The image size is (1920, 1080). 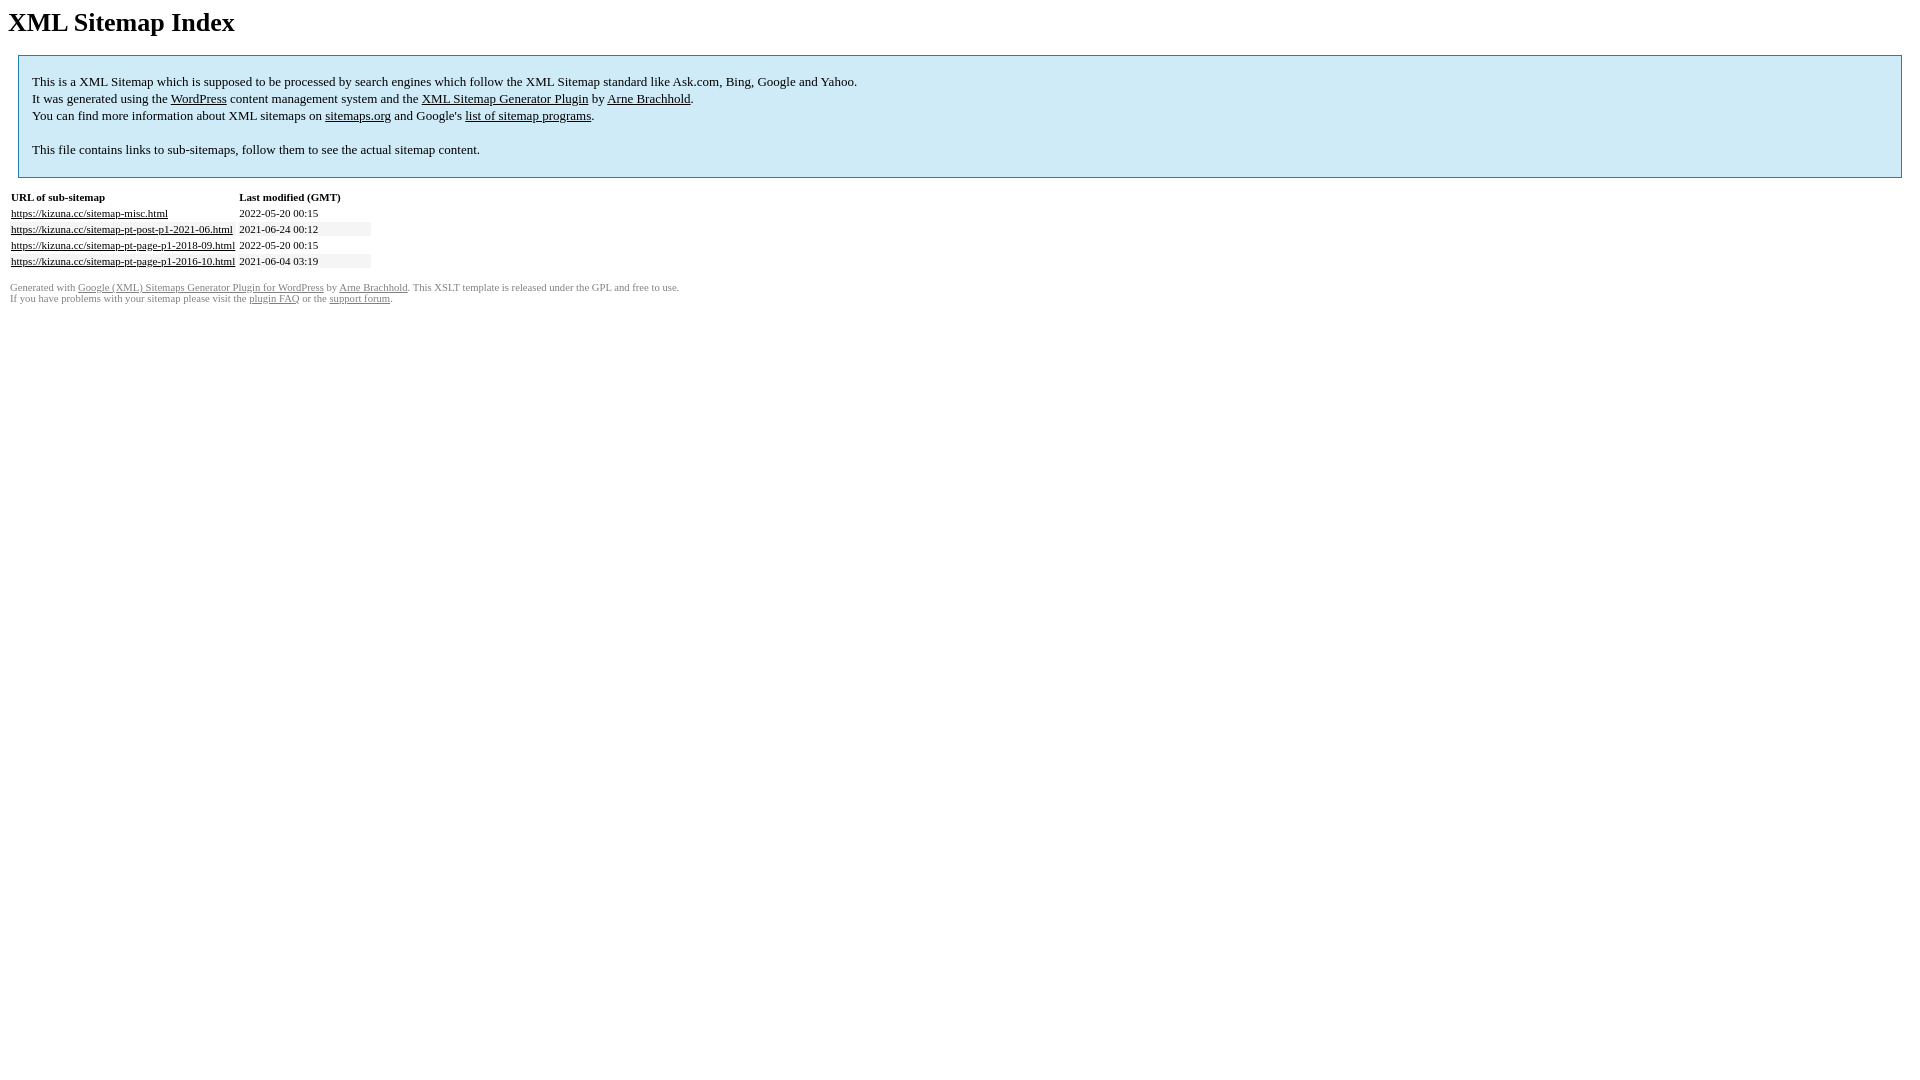 What do you see at coordinates (358, 115) in the screenshot?
I see `'sitemaps.org'` at bounding box center [358, 115].